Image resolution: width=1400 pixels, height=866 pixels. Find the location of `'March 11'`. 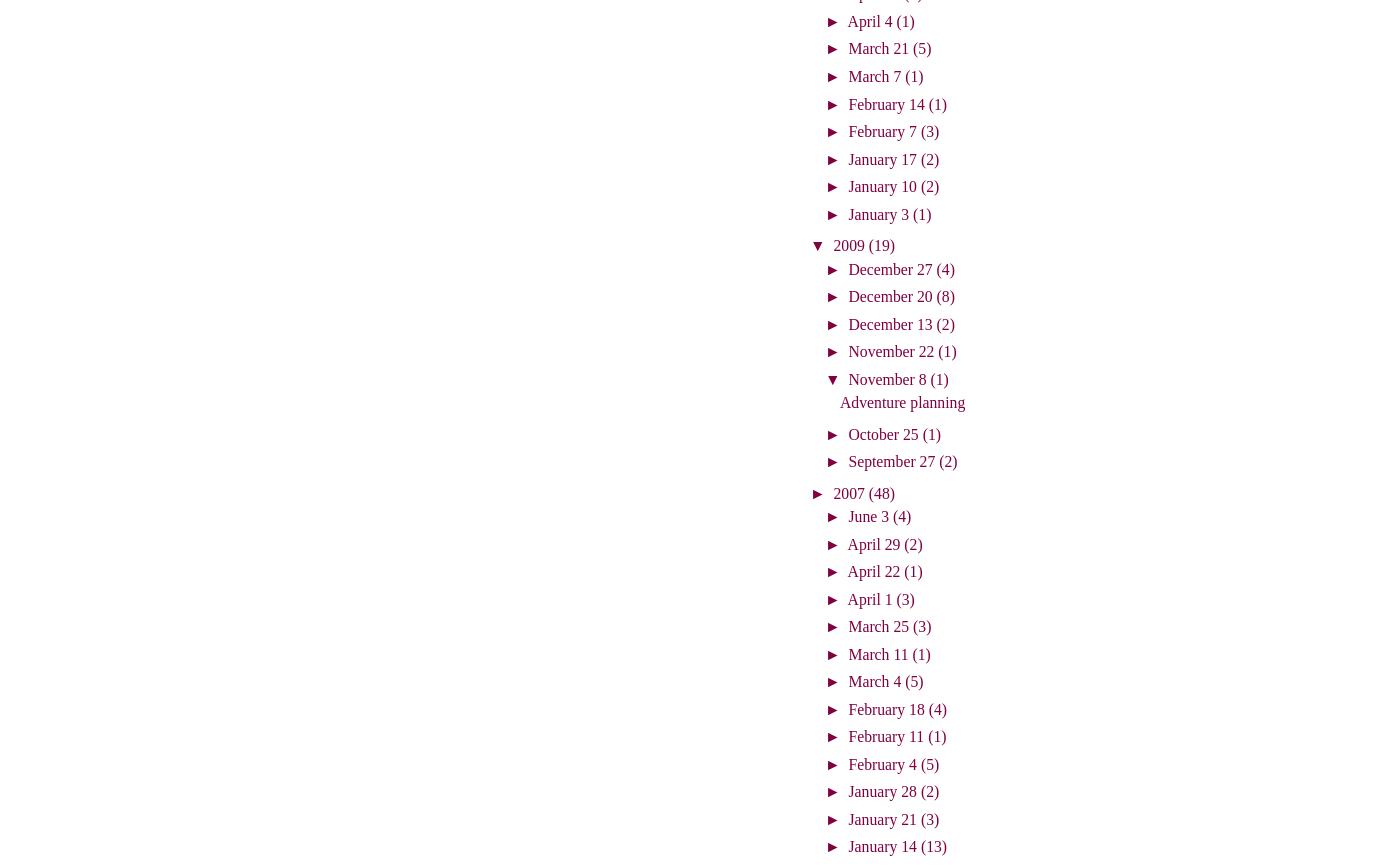

'March 11' is located at coordinates (880, 652).